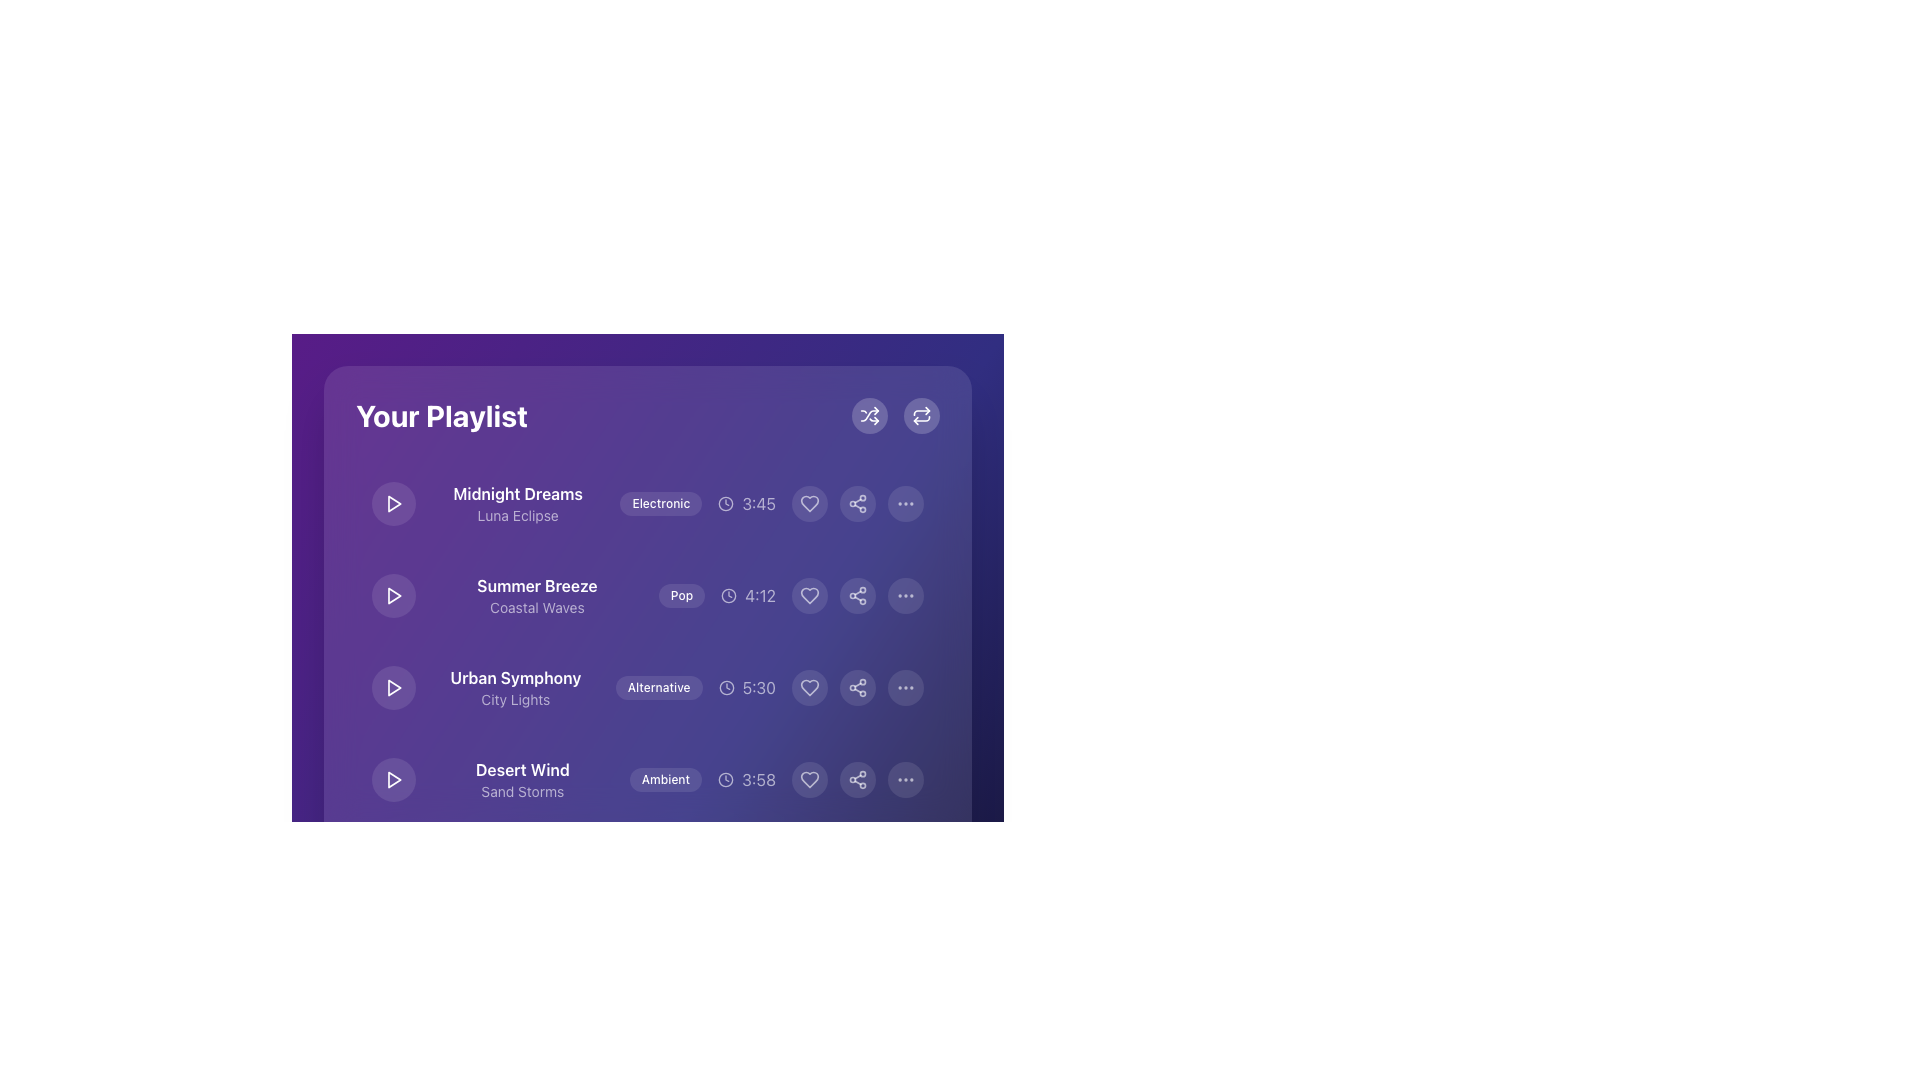  Describe the element at coordinates (789, 960) in the screenshot. I see `the navigation button located at the far right of the pagination bar to advance to the next page` at that location.